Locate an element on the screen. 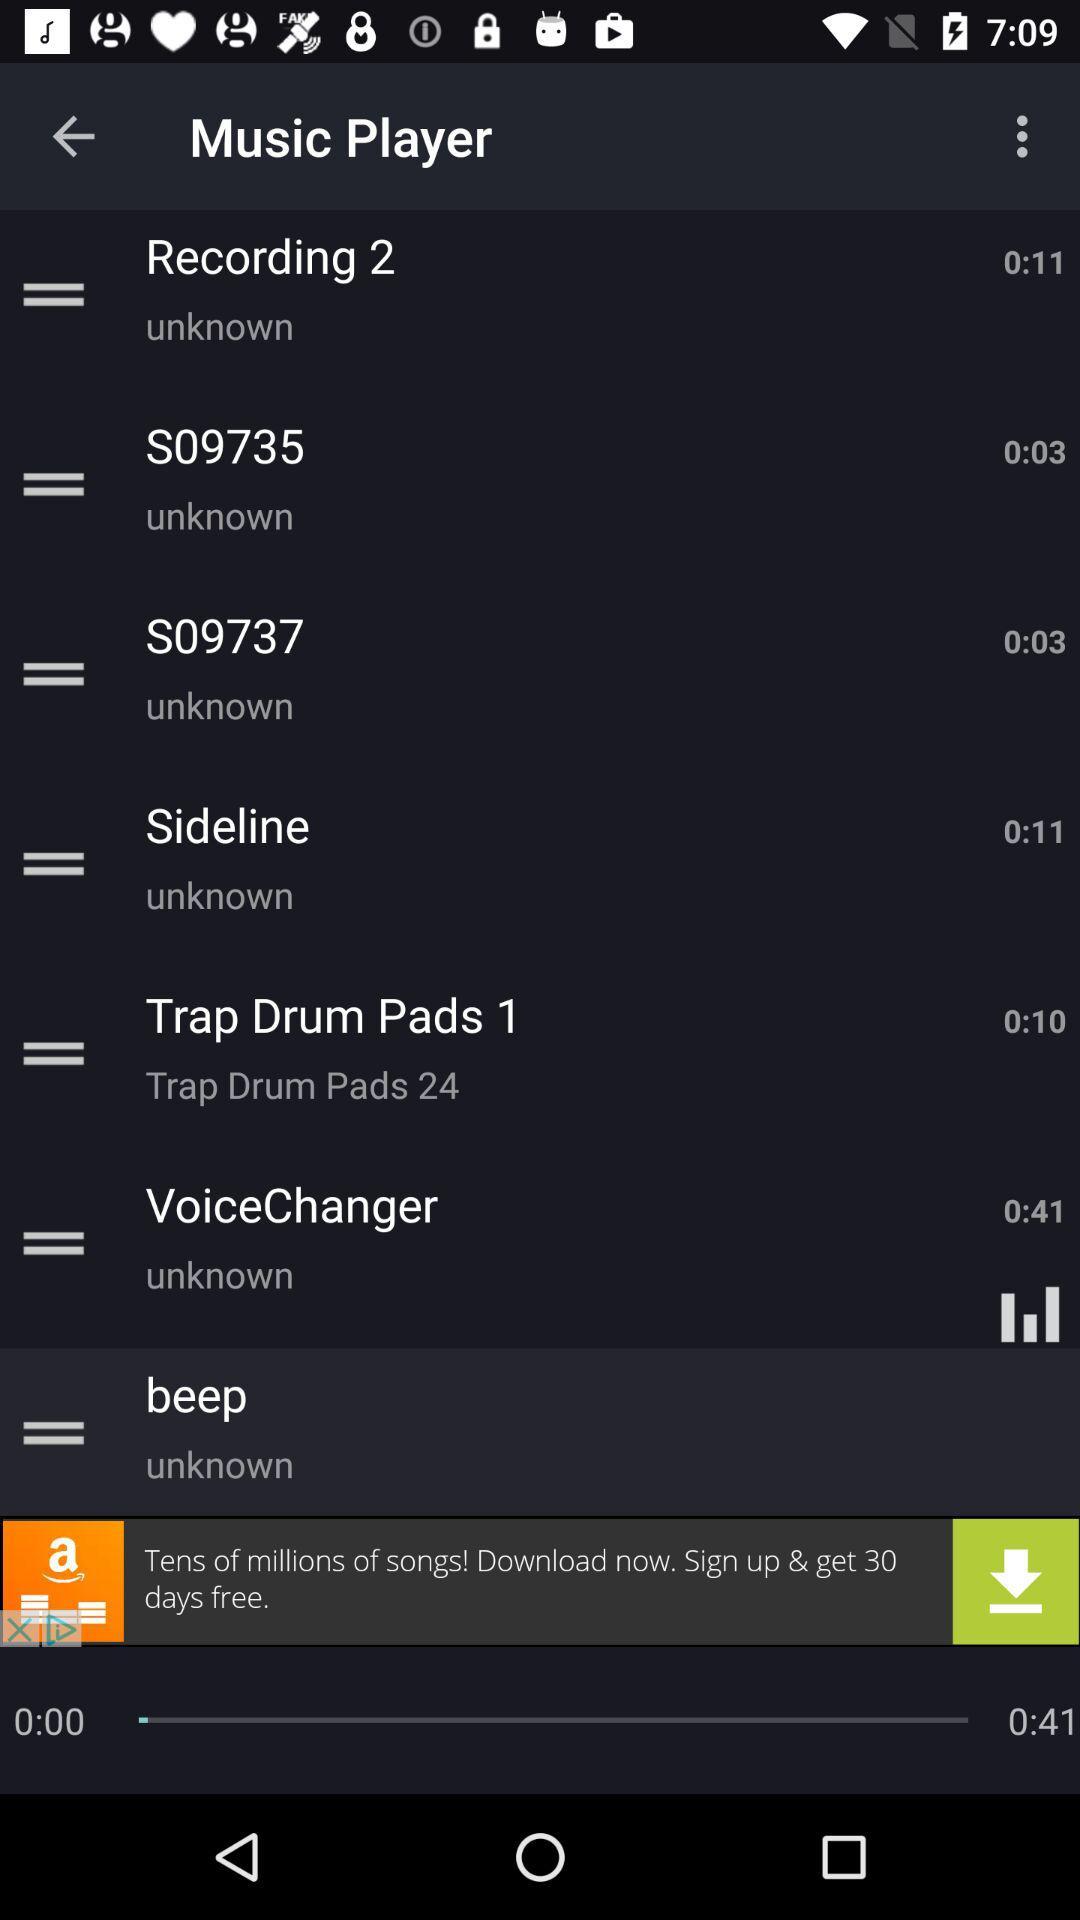  advertisement is located at coordinates (540, 1580).